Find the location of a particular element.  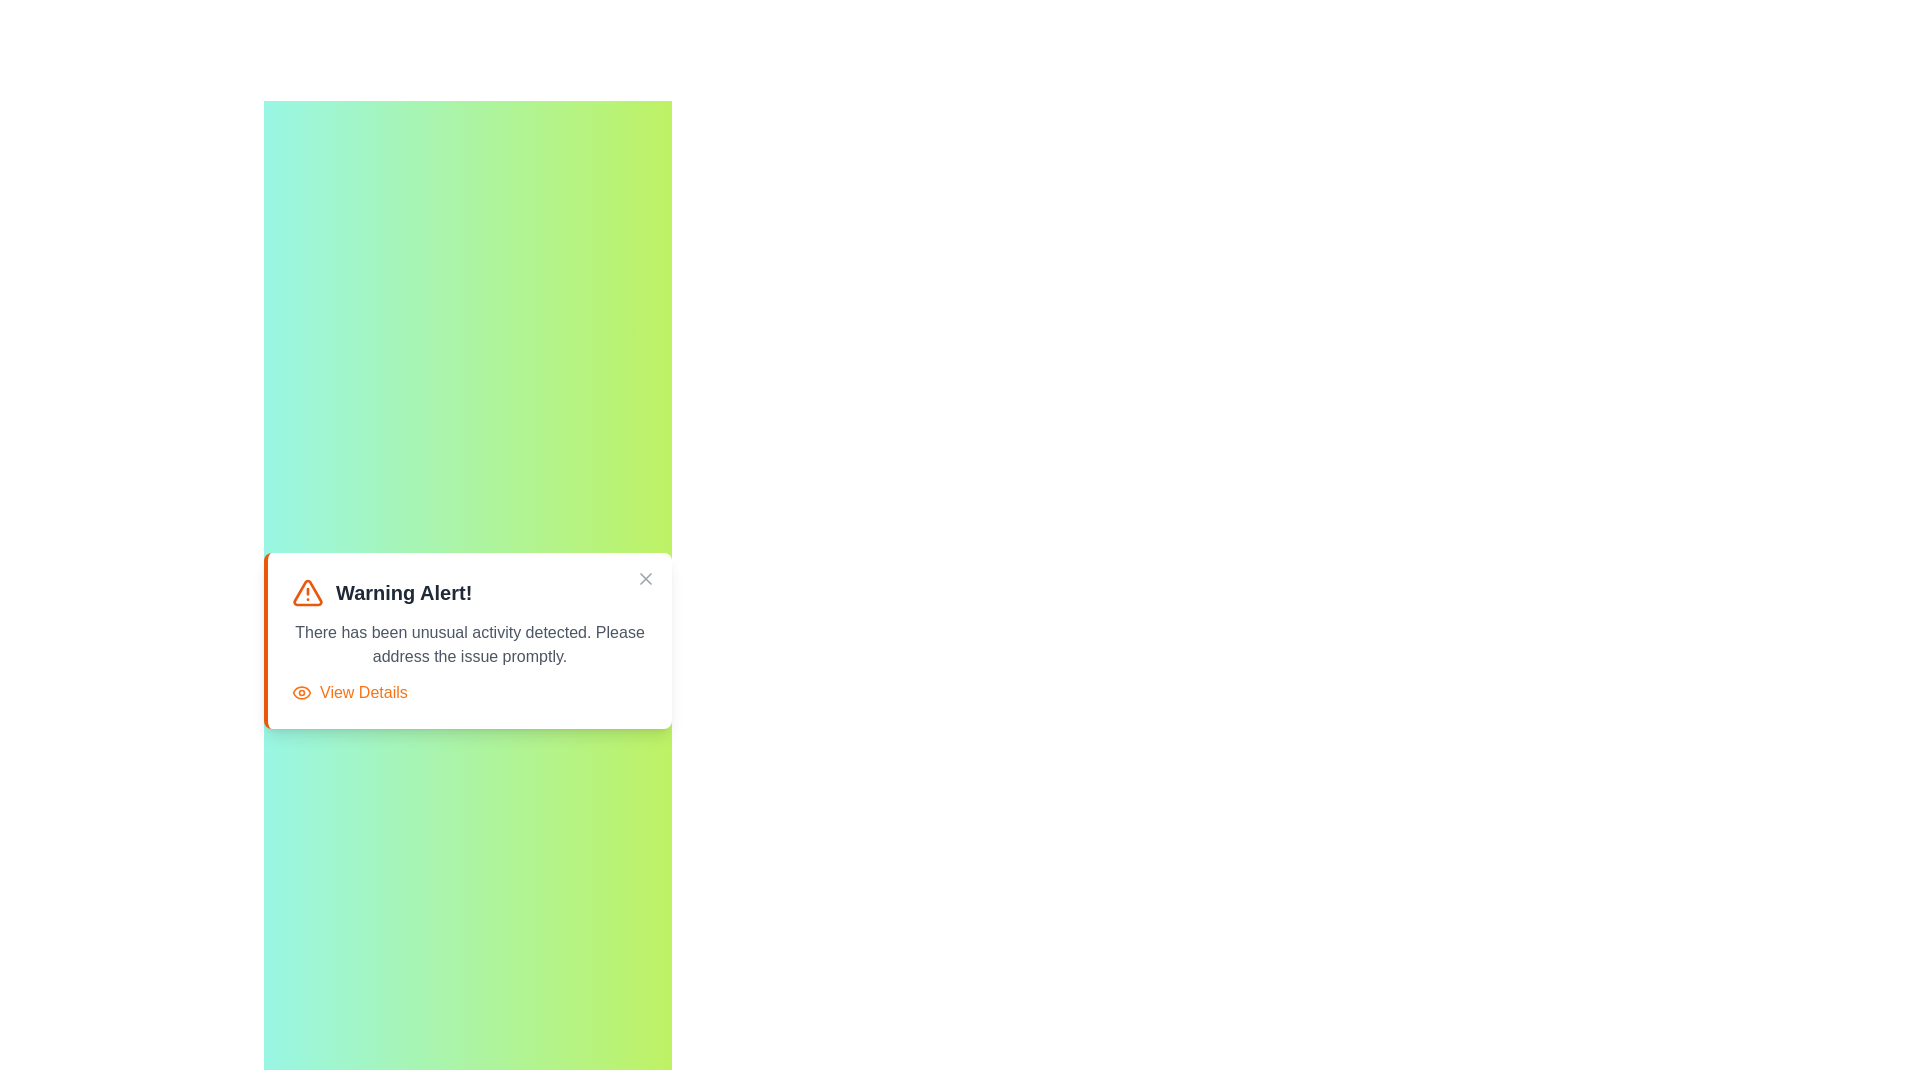

the 'View Details' button to toggle the visibility of details is located at coordinates (349, 692).